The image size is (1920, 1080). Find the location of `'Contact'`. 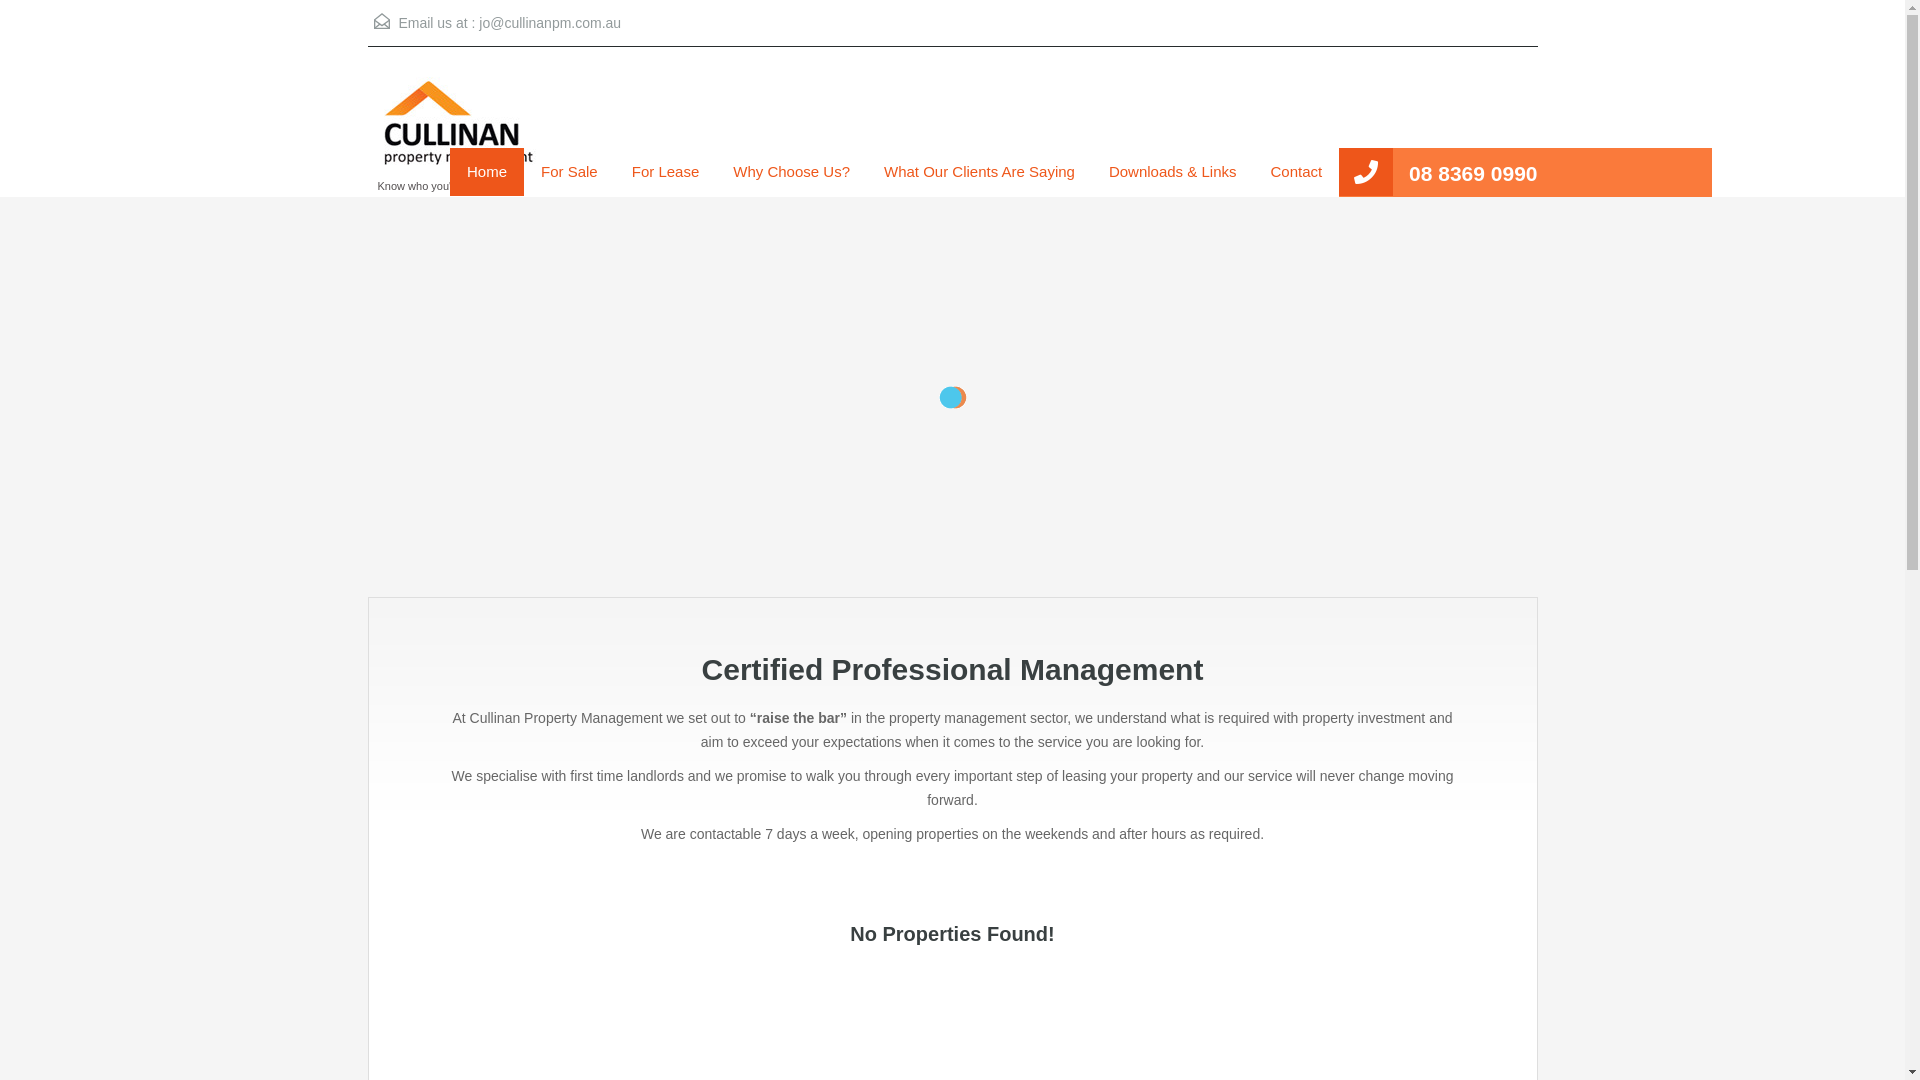

'Contact' is located at coordinates (1296, 171).